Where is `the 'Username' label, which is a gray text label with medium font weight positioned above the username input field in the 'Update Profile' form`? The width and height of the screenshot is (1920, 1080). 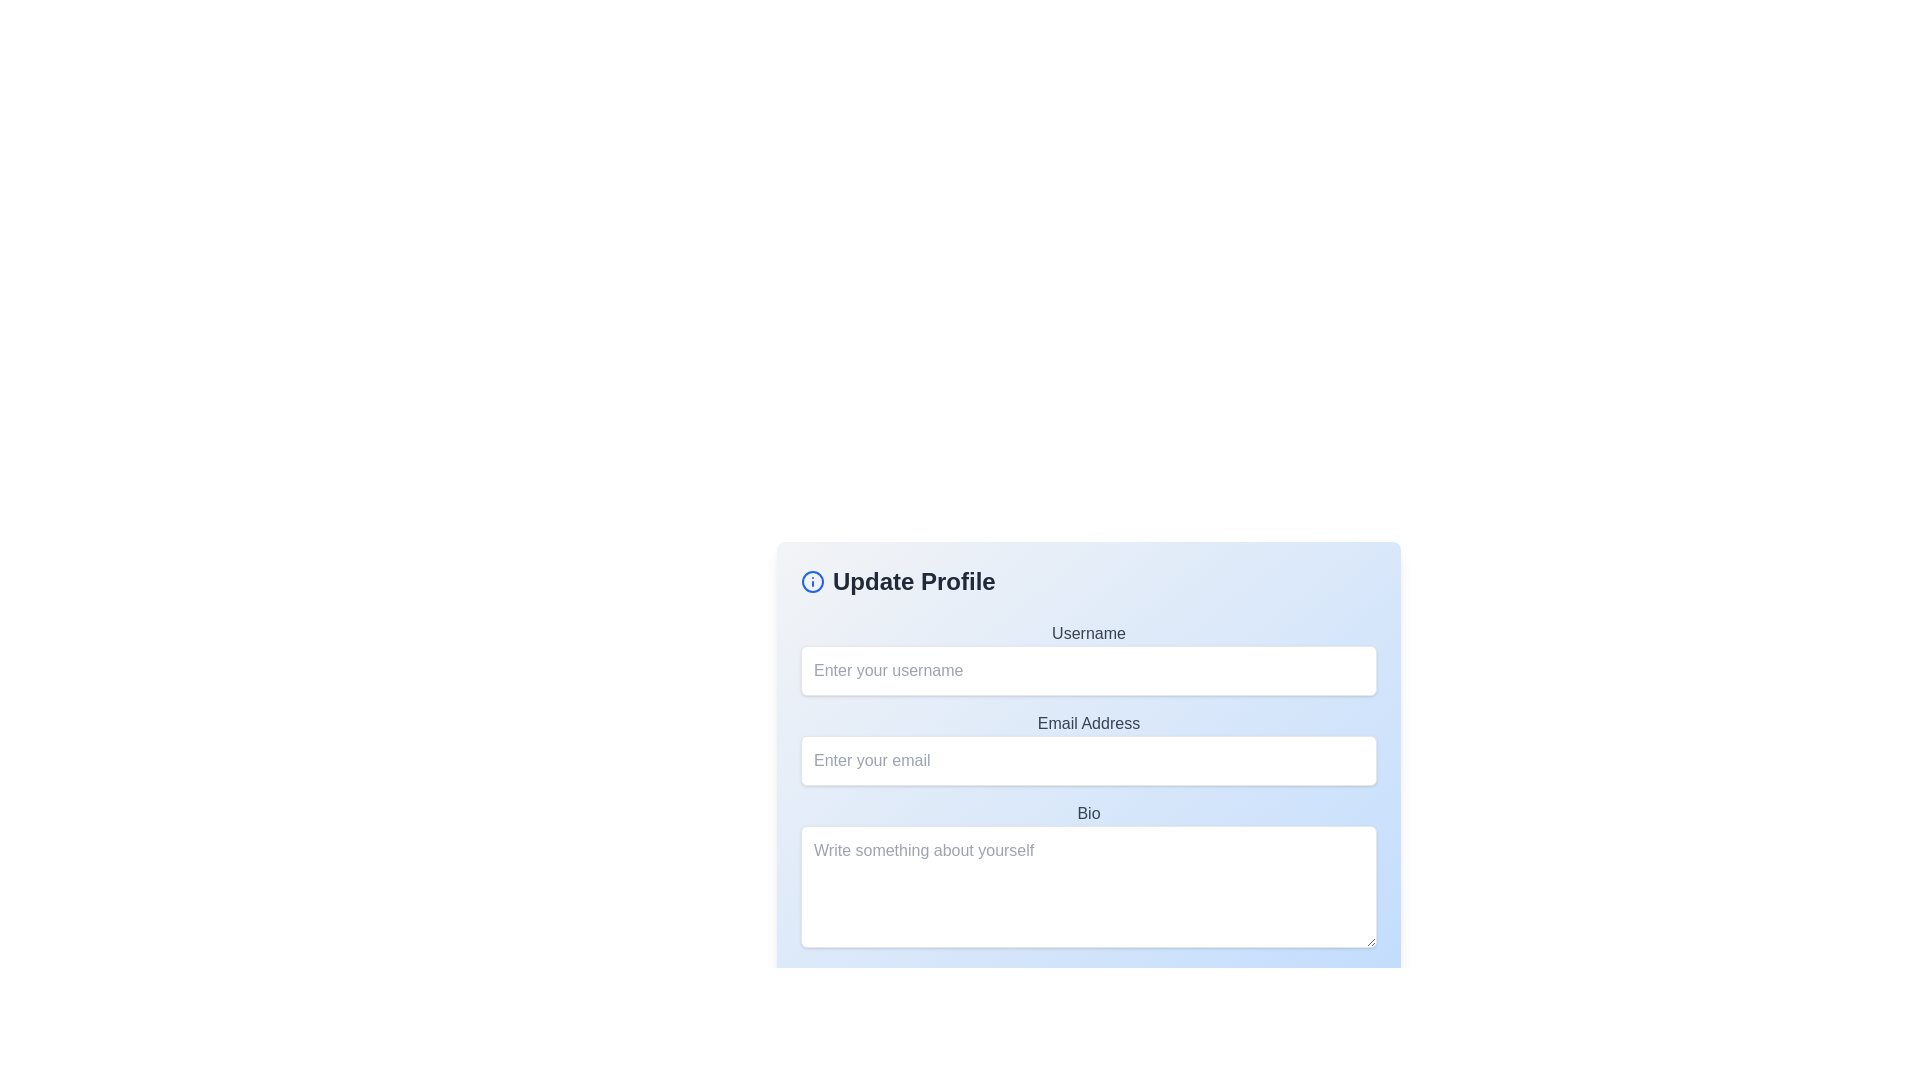 the 'Username' label, which is a gray text label with medium font weight positioned above the username input field in the 'Update Profile' form is located at coordinates (1088, 633).